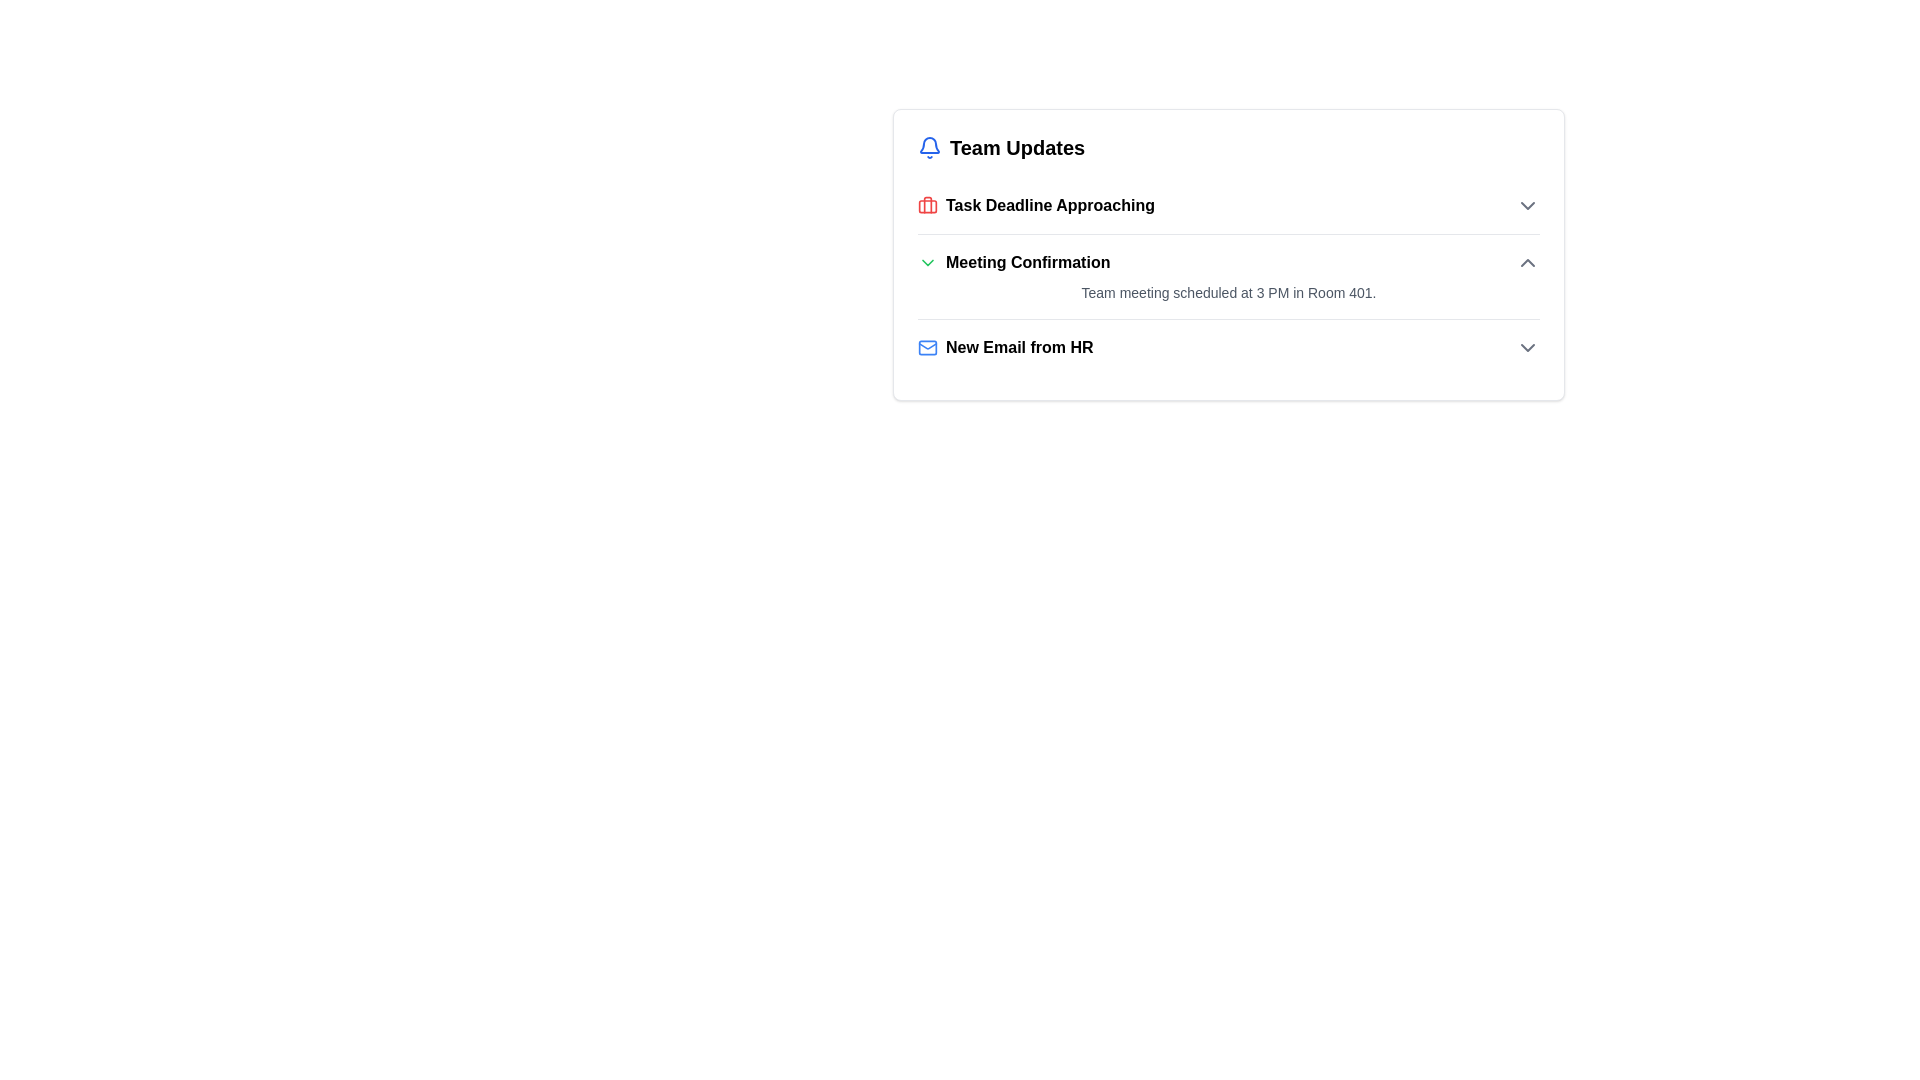 The image size is (1920, 1080). I want to click on the notification bell icon, which is styled in blue and positioned to the left of the 'Team Updates' text, so click(929, 146).